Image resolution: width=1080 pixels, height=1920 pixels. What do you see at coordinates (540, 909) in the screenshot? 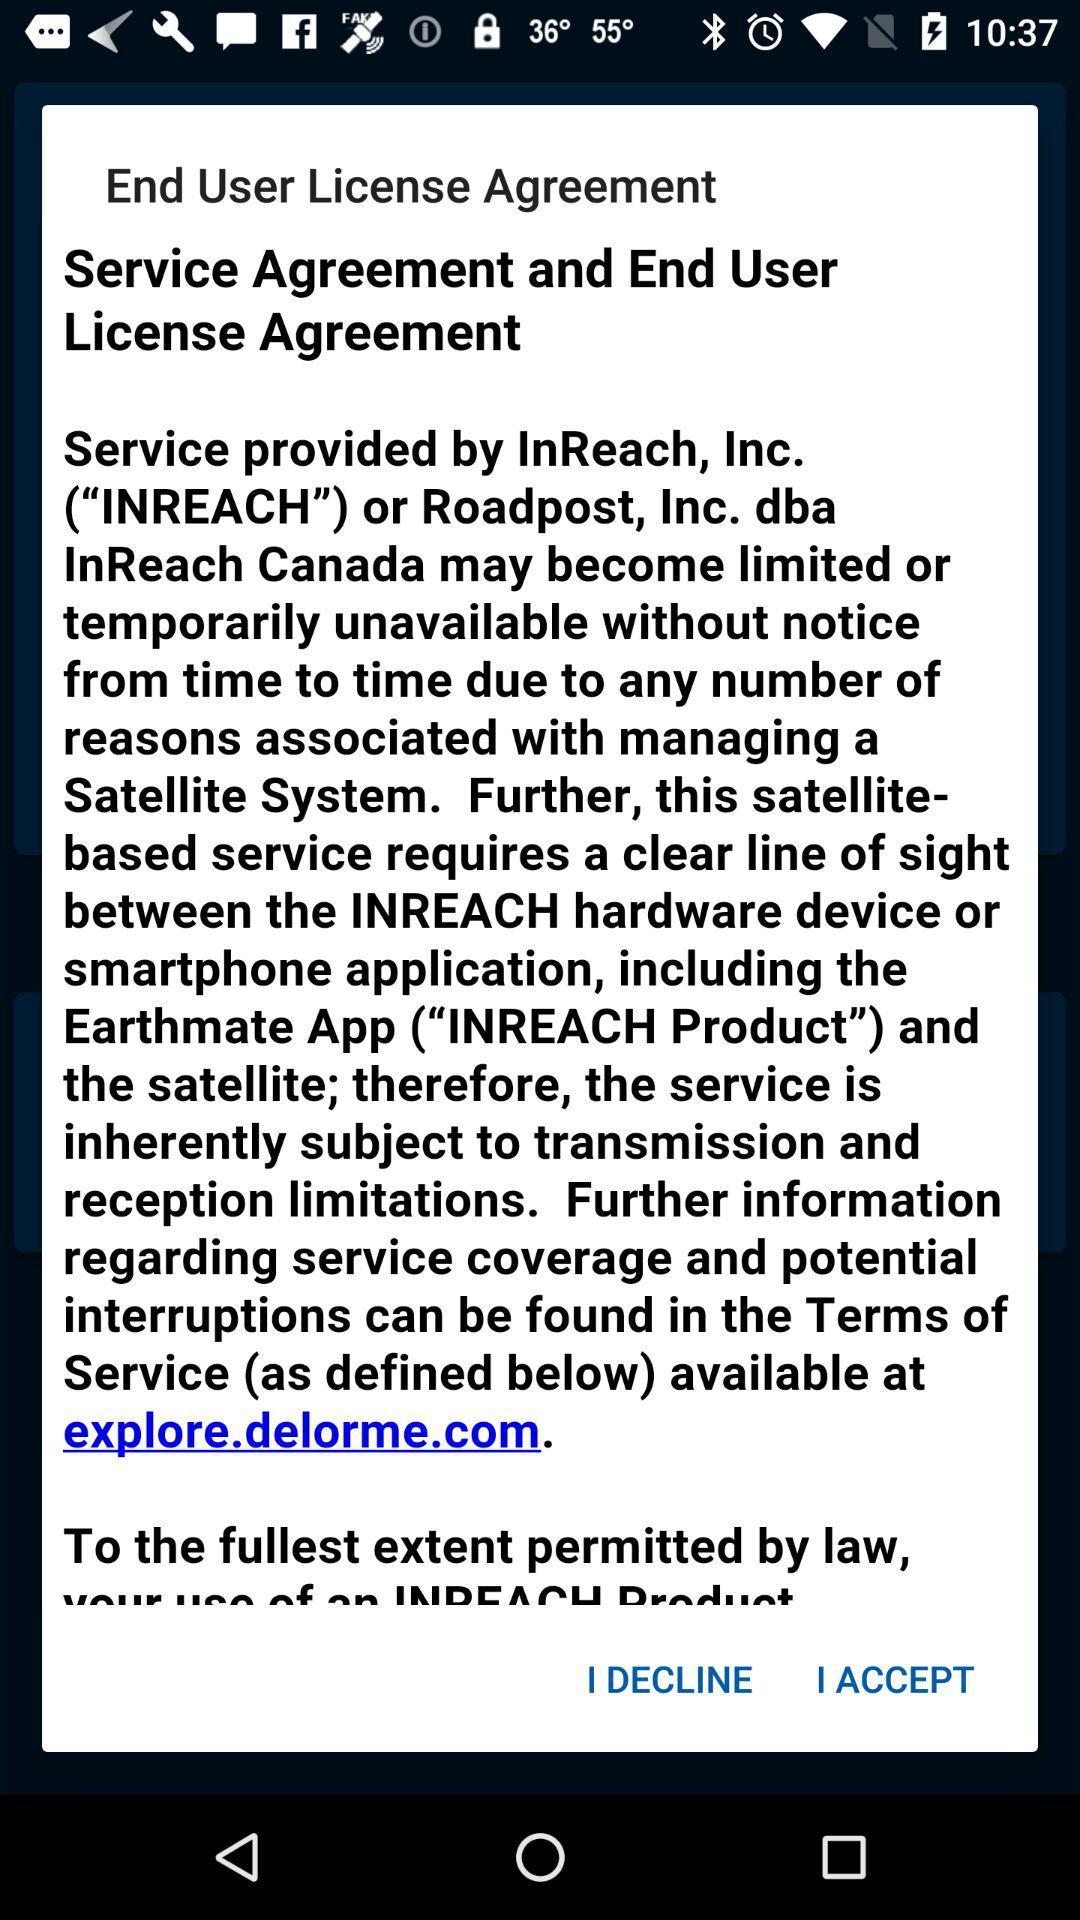
I see `scrollable page` at bounding box center [540, 909].